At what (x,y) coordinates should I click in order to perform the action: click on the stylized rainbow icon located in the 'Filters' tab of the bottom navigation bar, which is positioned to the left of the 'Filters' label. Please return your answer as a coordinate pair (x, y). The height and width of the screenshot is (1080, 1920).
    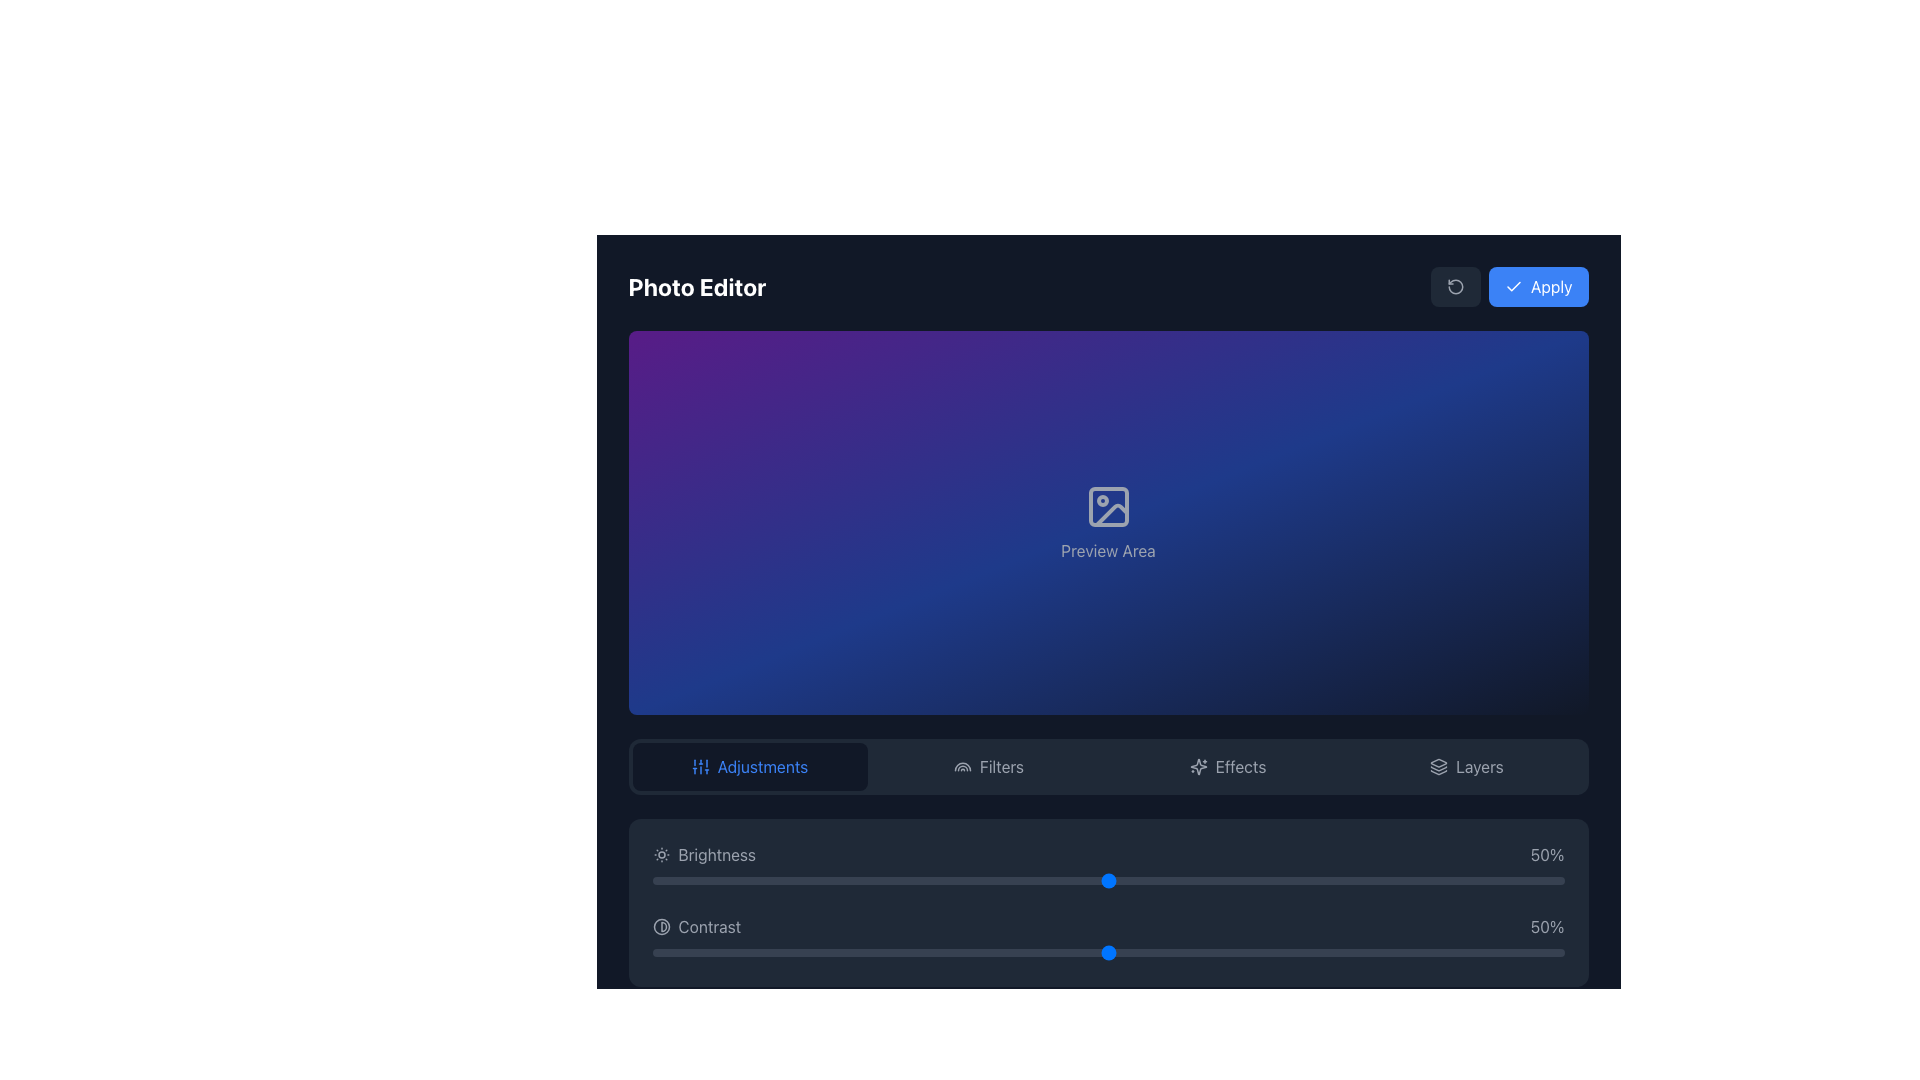
    Looking at the image, I should click on (962, 766).